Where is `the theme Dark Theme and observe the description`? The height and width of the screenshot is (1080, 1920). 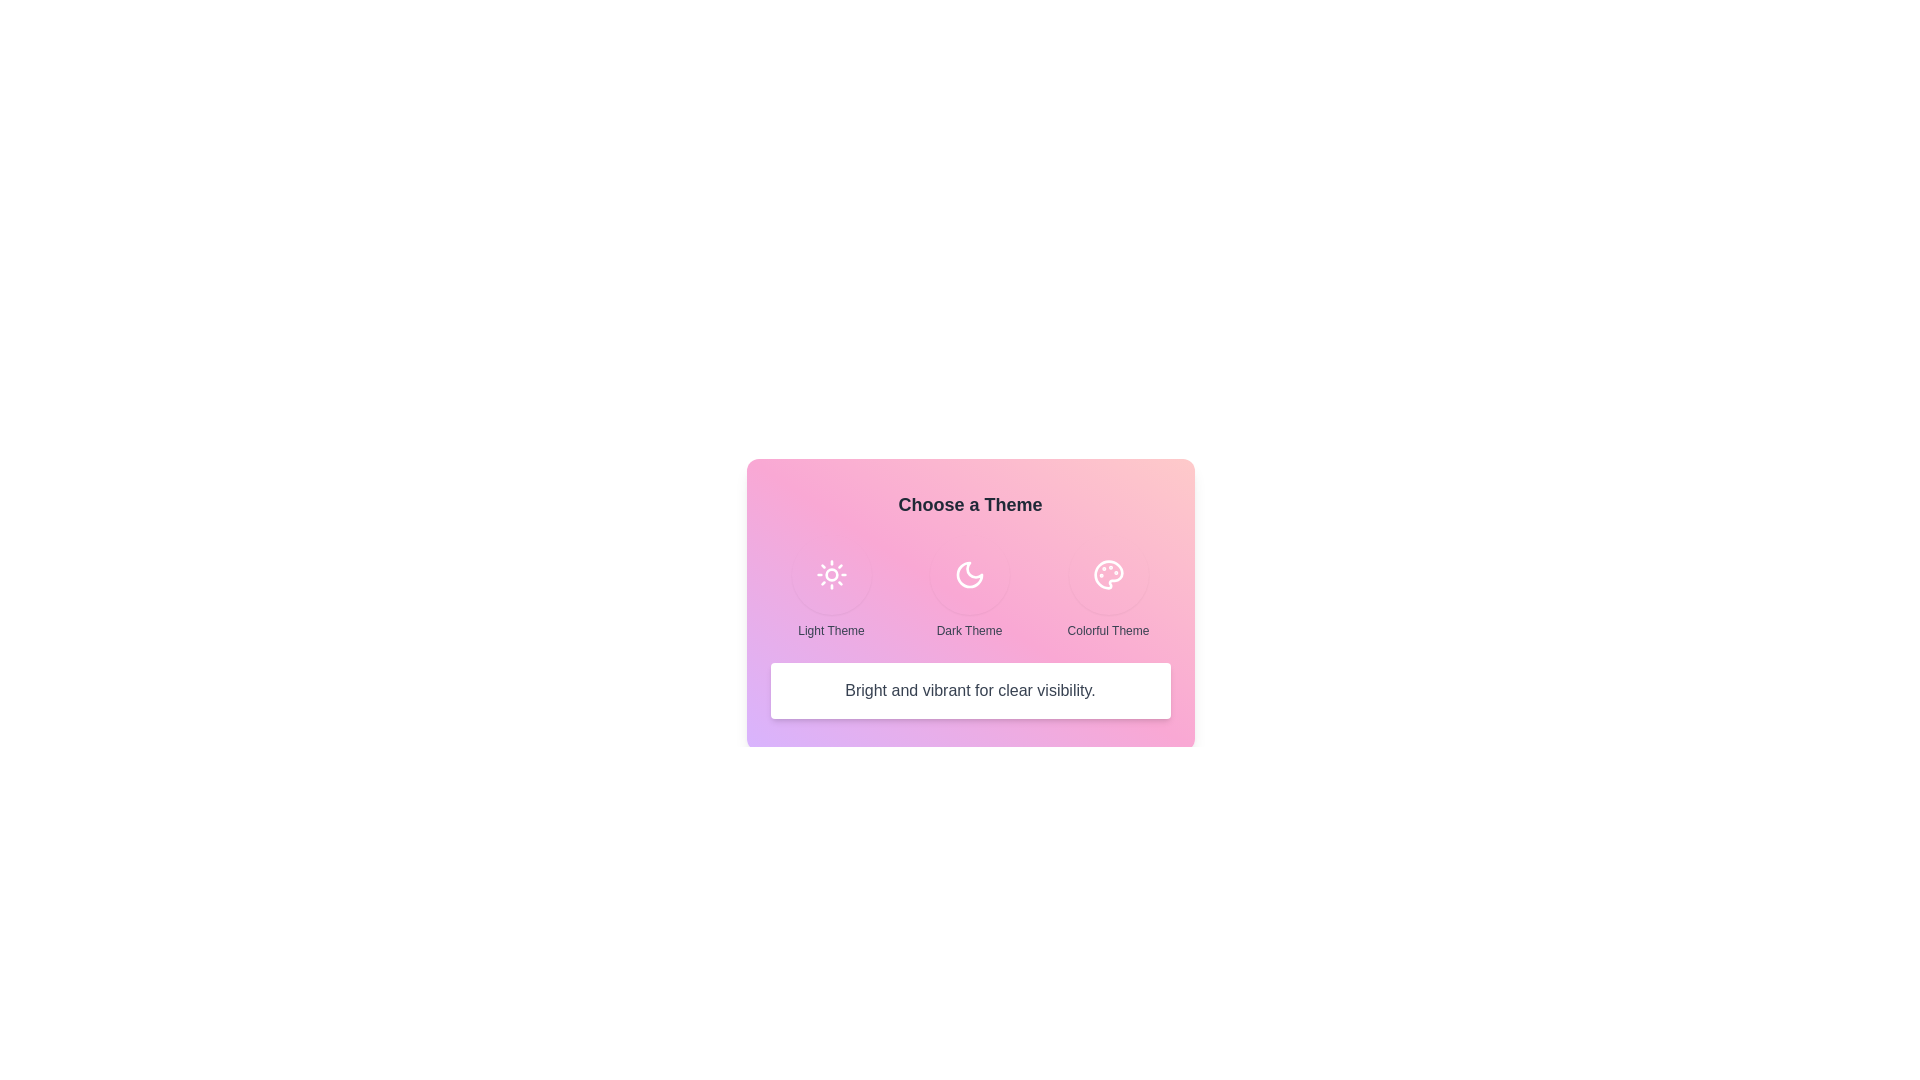 the theme Dark Theme and observe the description is located at coordinates (969, 574).